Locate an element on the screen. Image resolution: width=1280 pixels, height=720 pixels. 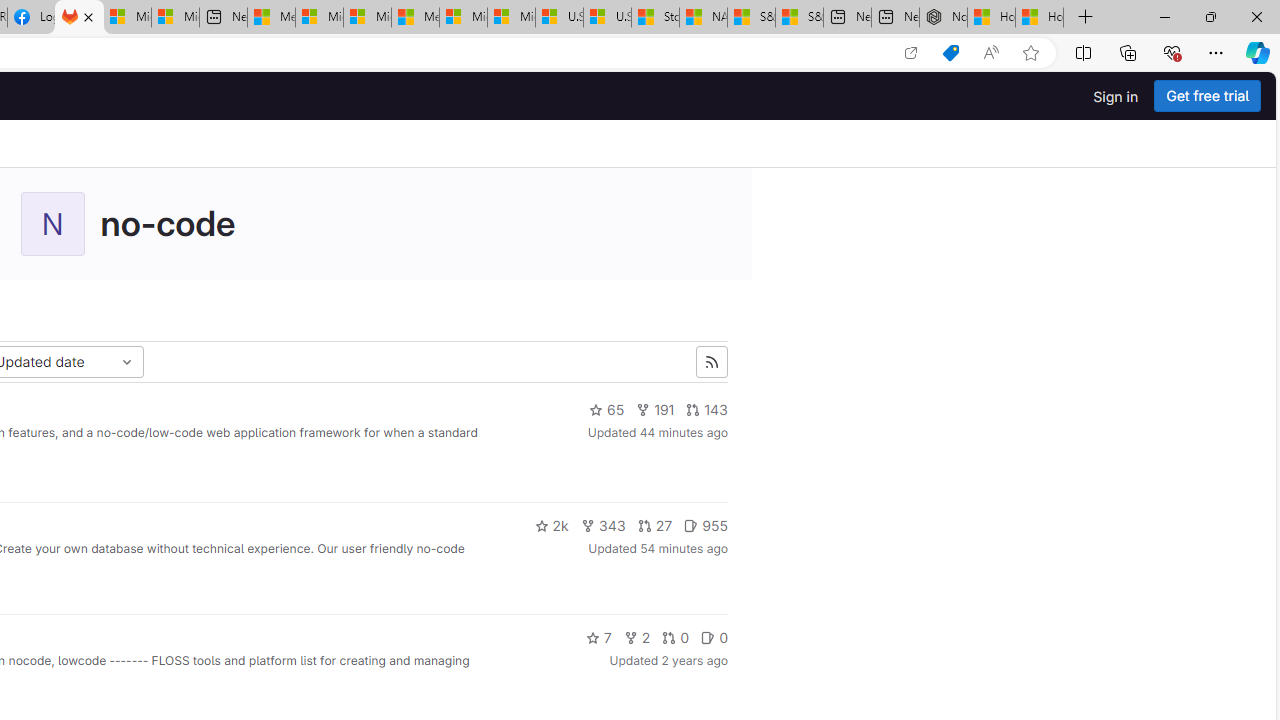
'0' is located at coordinates (714, 637).